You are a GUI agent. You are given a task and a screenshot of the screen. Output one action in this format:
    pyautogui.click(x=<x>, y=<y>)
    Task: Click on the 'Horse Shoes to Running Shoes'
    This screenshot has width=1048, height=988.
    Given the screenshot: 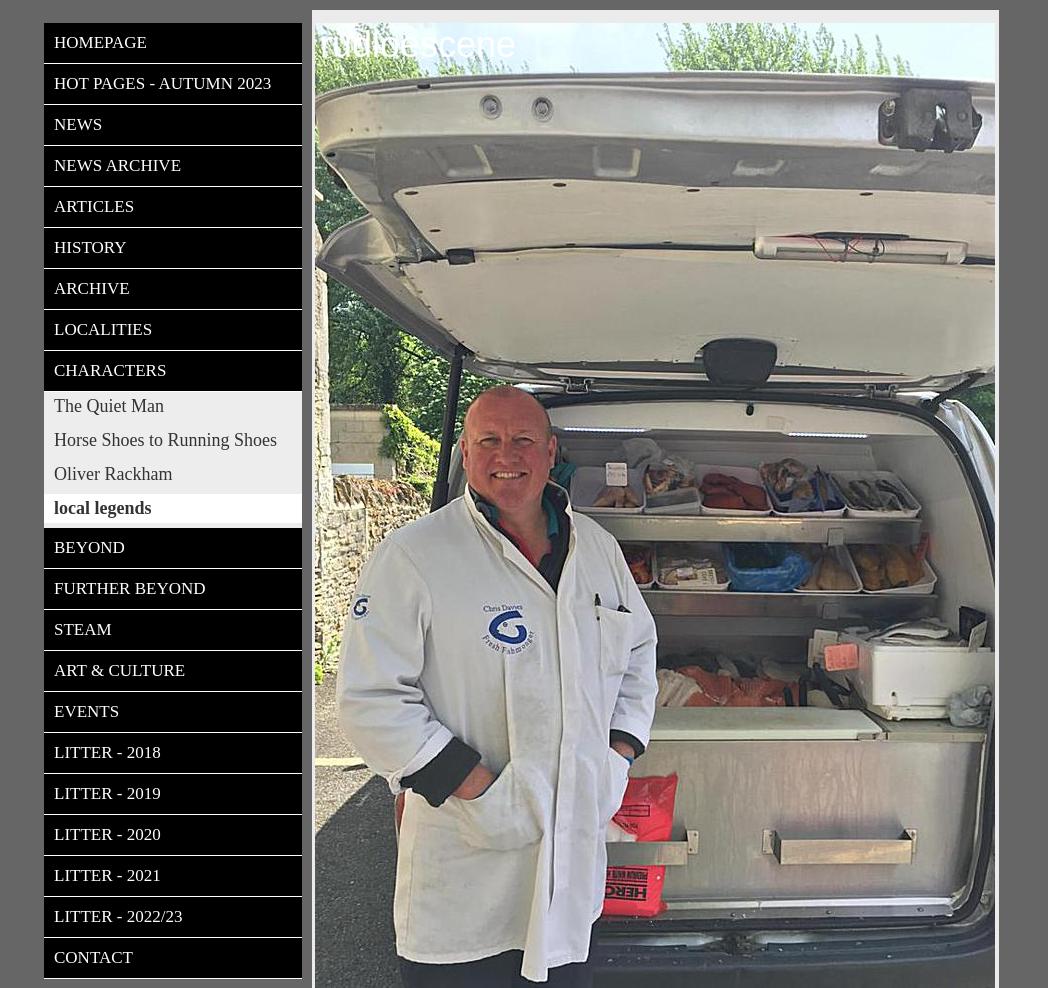 What is the action you would take?
    pyautogui.click(x=165, y=439)
    